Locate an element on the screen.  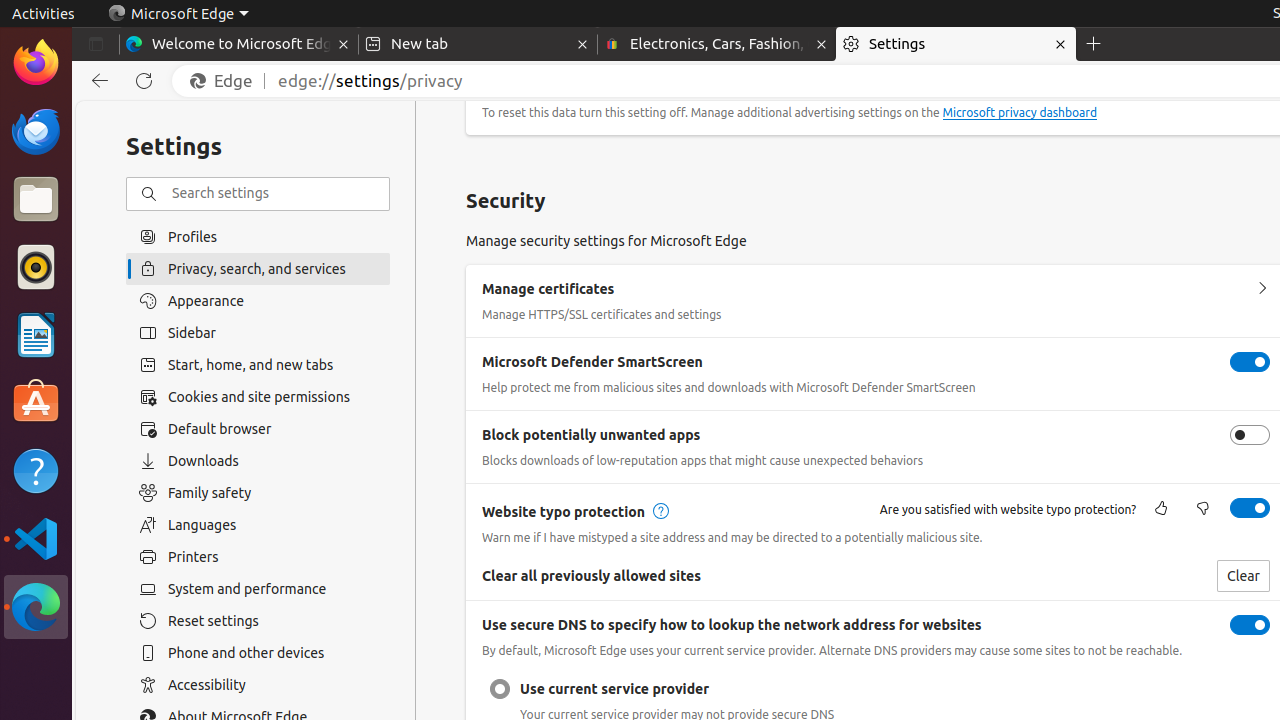
'Microsoft privacy dashboard' is located at coordinates (1020, 112).